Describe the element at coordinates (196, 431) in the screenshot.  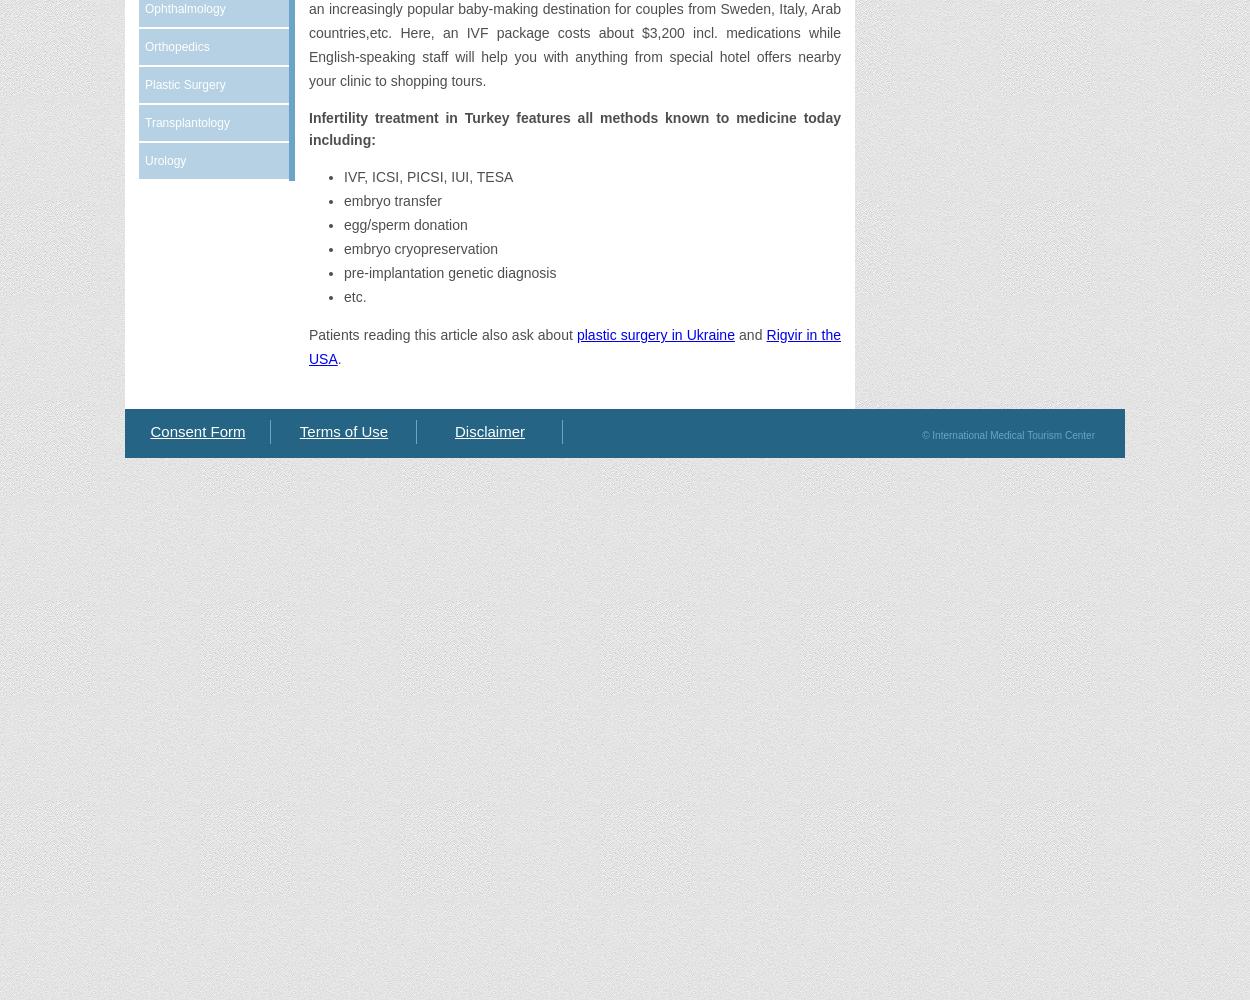
I see `'Consent Form'` at that location.